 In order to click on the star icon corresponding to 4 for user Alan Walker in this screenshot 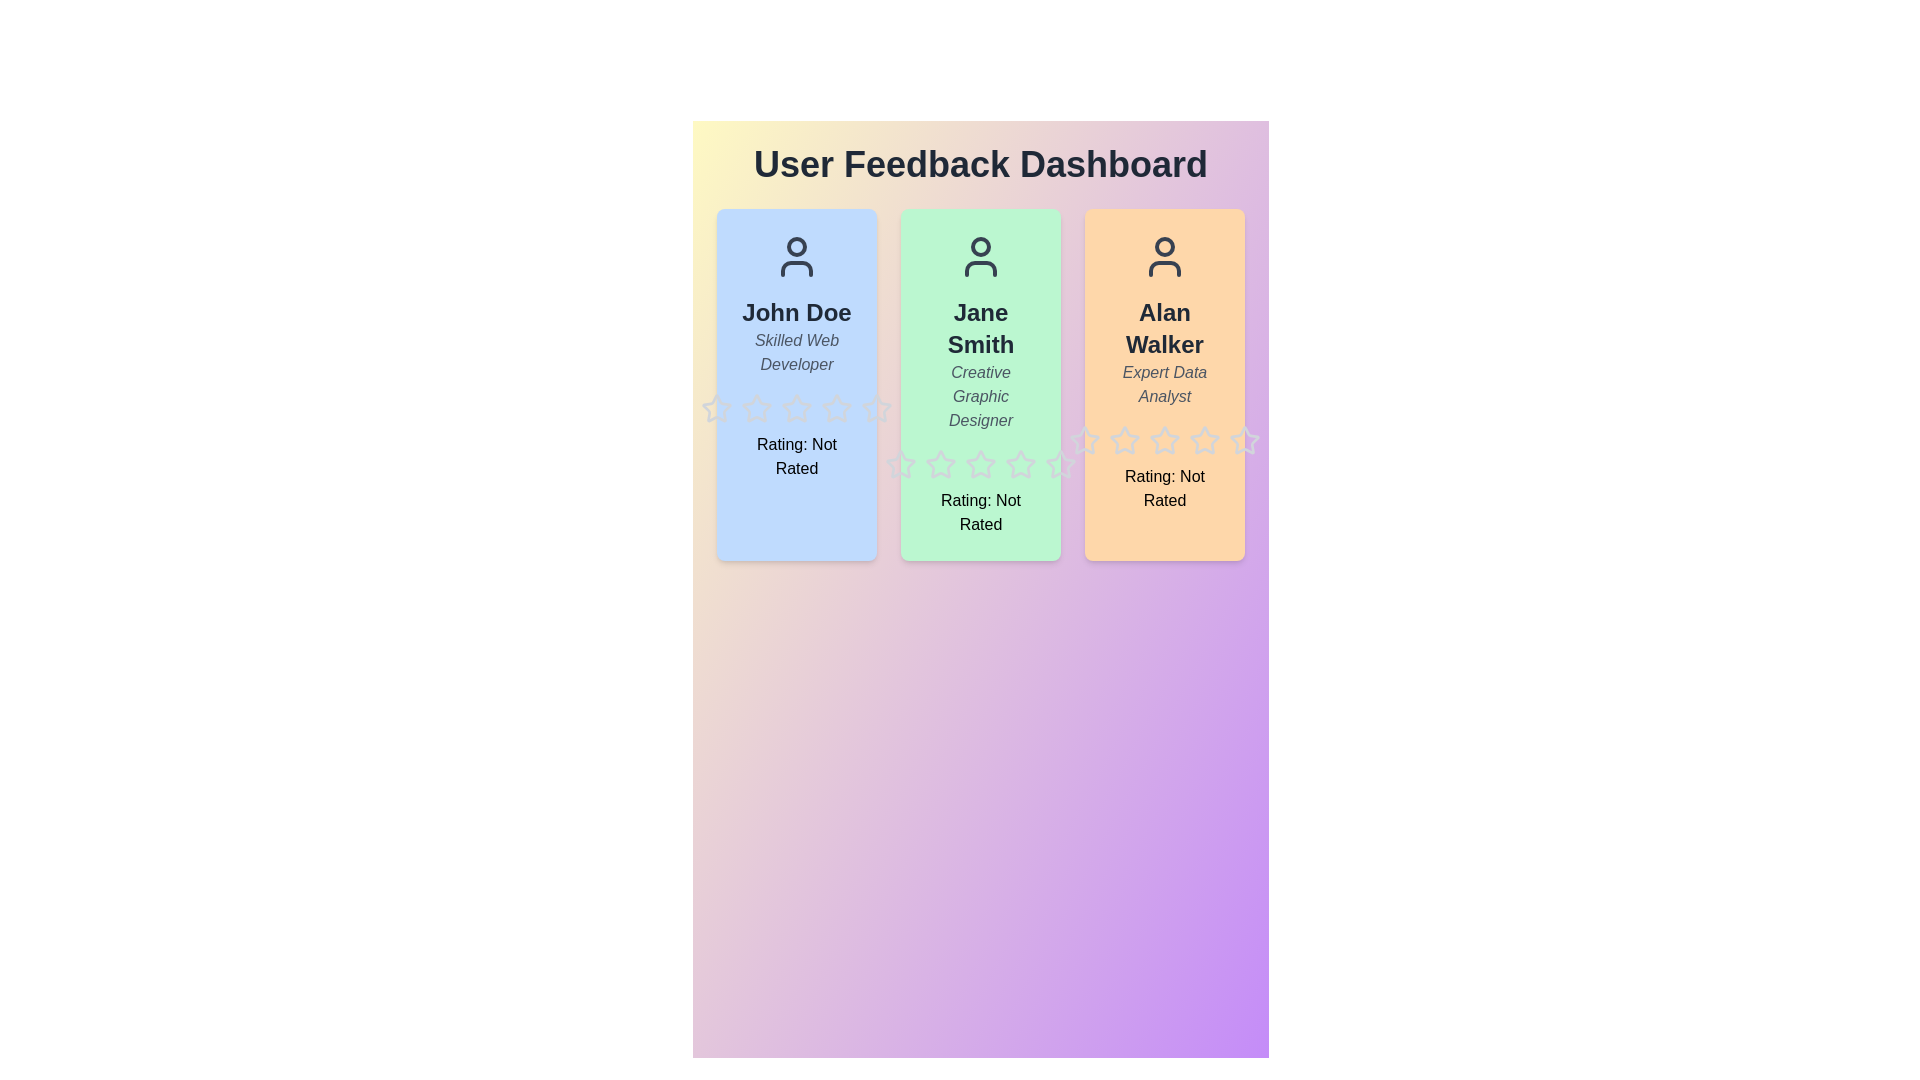, I will do `click(1189, 423)`.